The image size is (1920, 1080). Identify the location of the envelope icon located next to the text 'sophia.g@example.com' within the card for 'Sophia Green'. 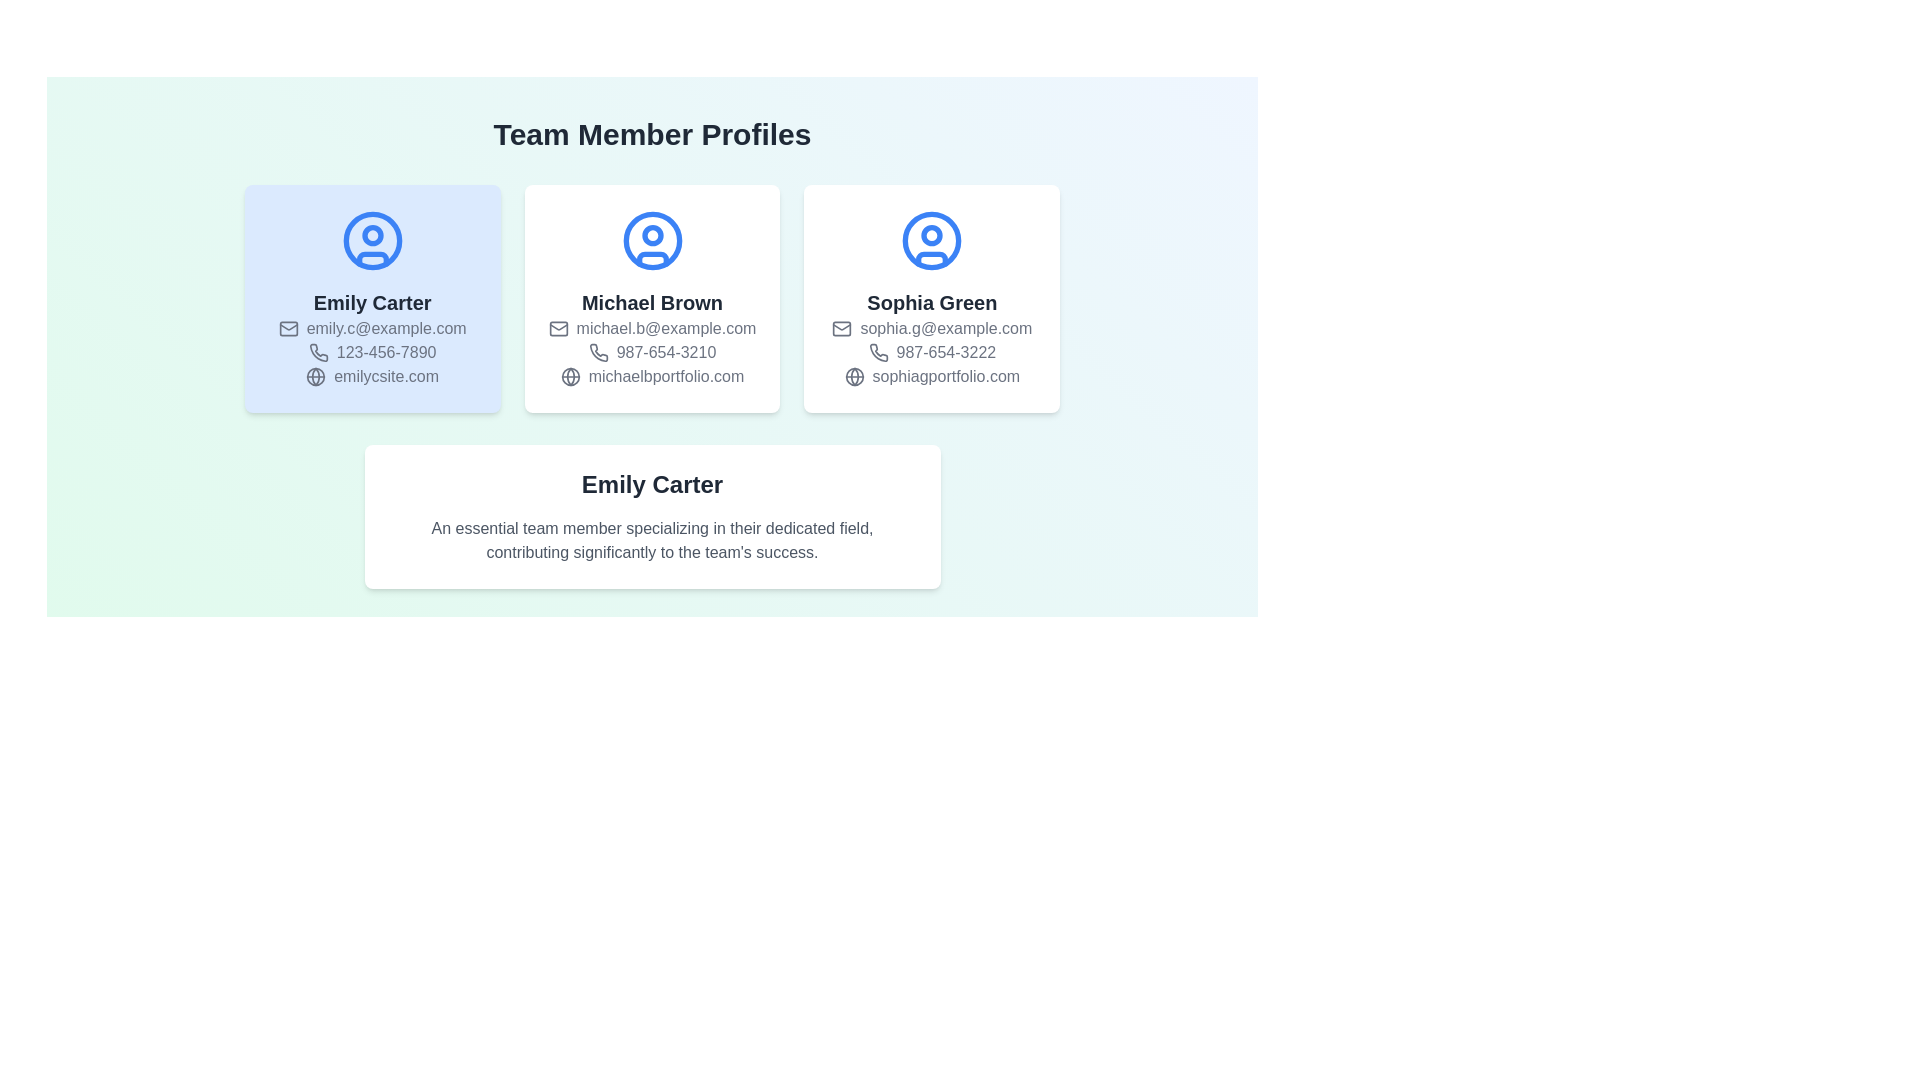
(842, 327).